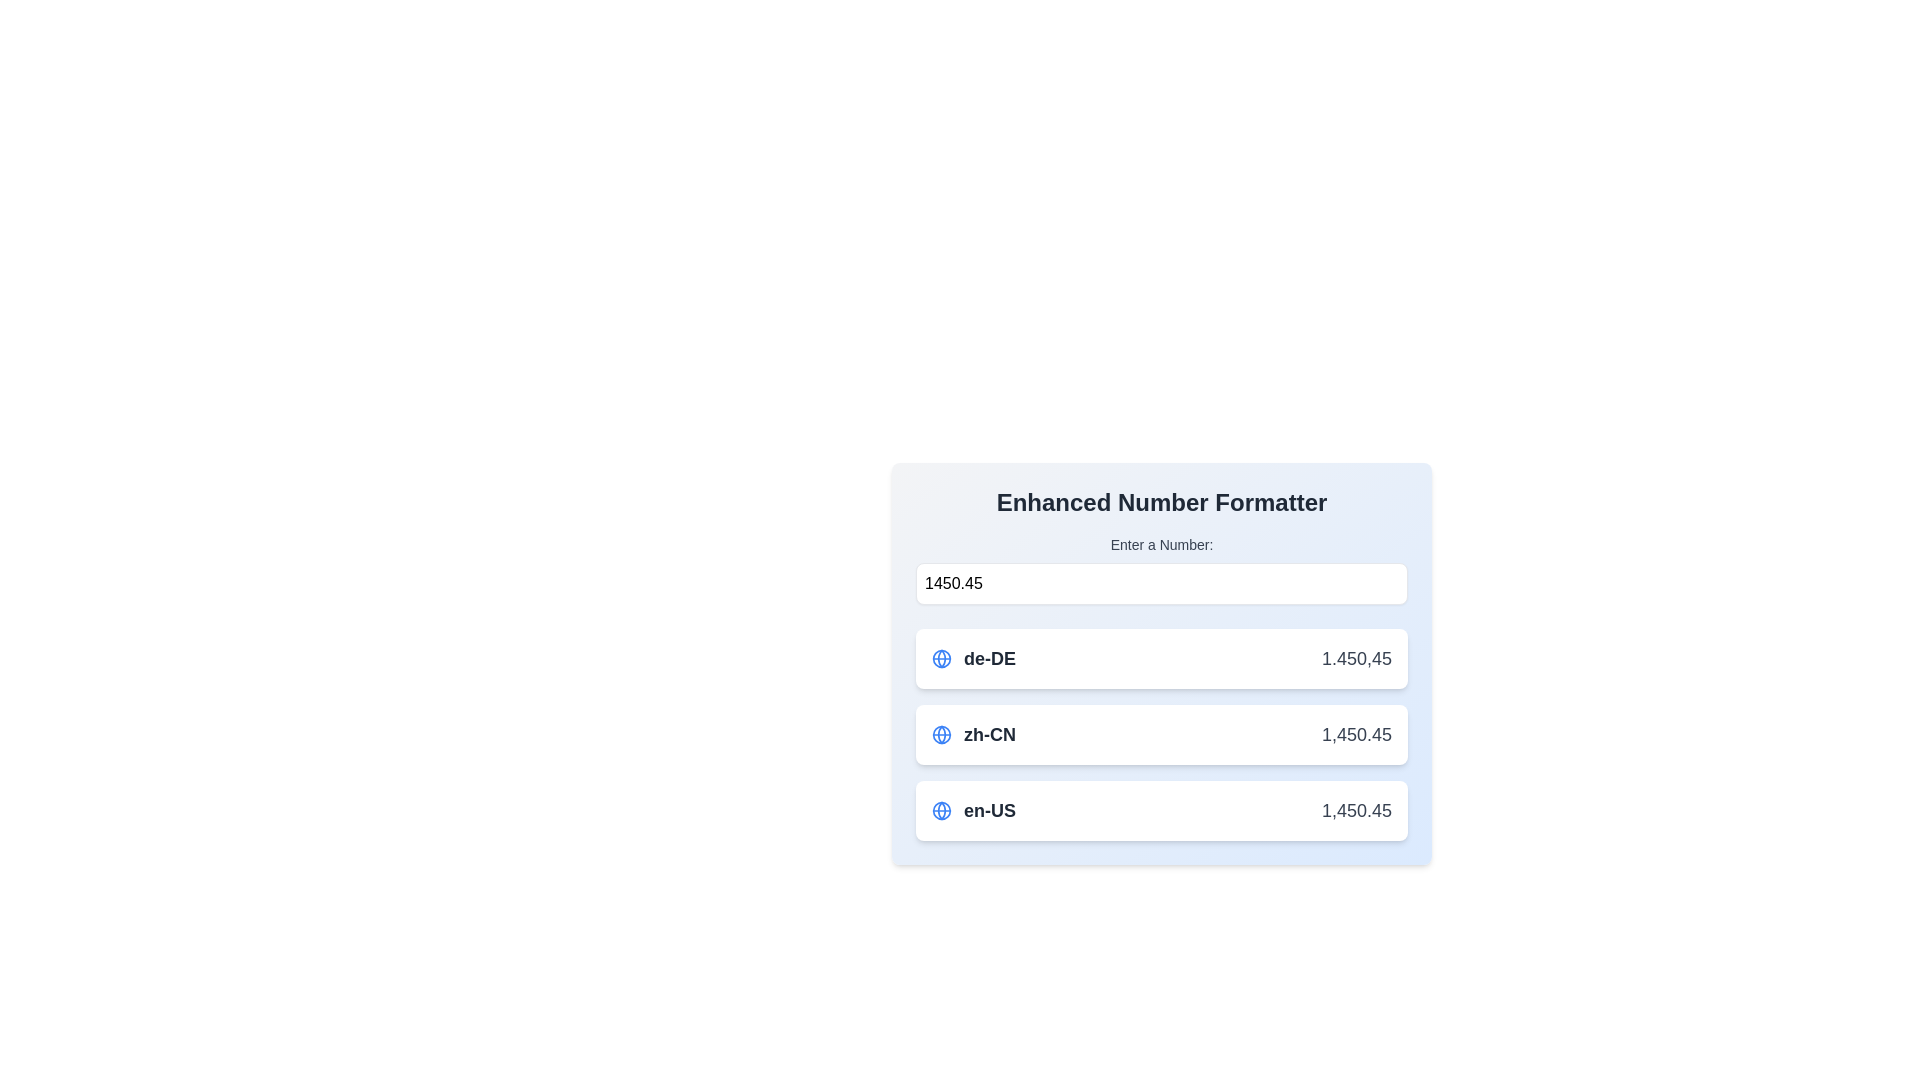 Image resolution: width=1920 pixels, height=1080 pixels. Describe the element at coordinates (940, 810) in the screenshot. I see `the blue globe icon representing localization, located in the third row of the list below the input box labeled 'en-US'` at that location.